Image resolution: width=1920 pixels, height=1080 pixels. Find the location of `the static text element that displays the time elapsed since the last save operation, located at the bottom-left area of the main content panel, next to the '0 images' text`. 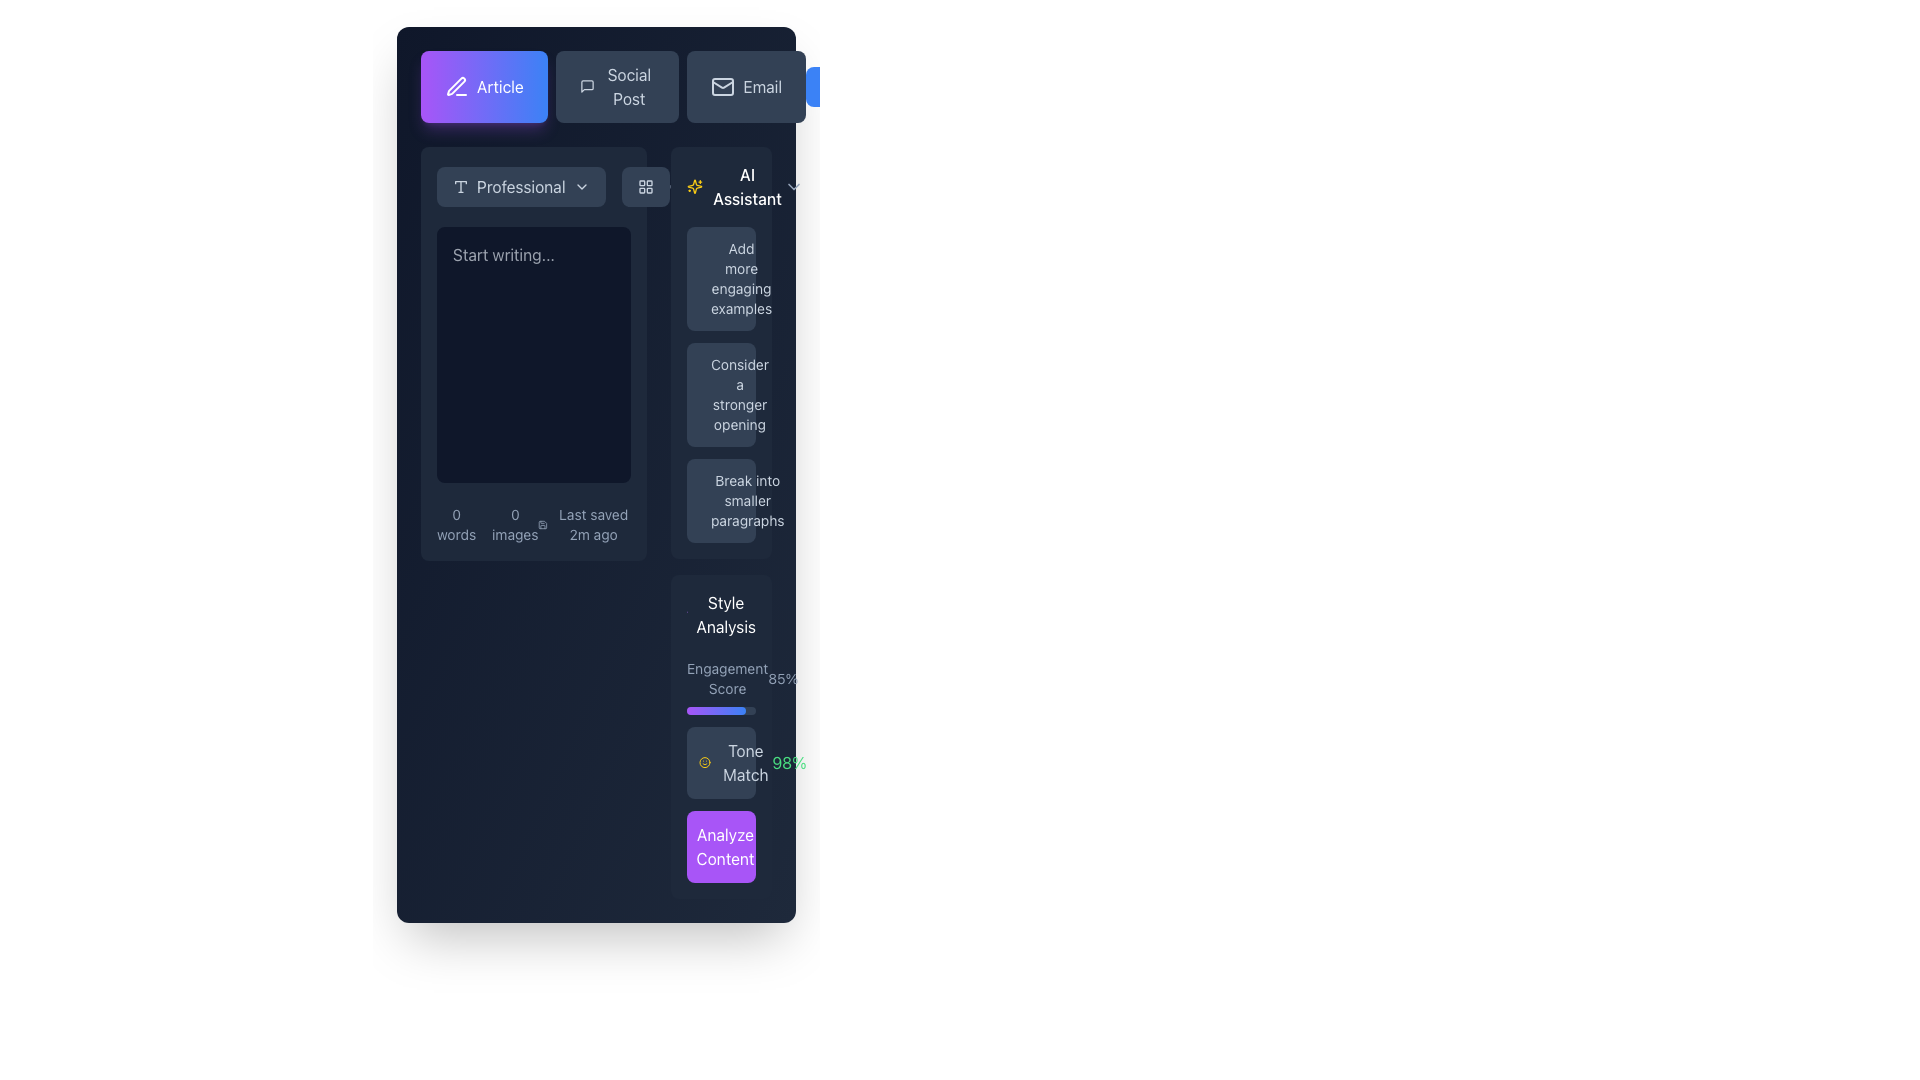

the static text element that displays the time elapsed since the last save operation, located at the bottom-left area of the main content panel, next to the '0 images' text is located at coordinates (583, 523).